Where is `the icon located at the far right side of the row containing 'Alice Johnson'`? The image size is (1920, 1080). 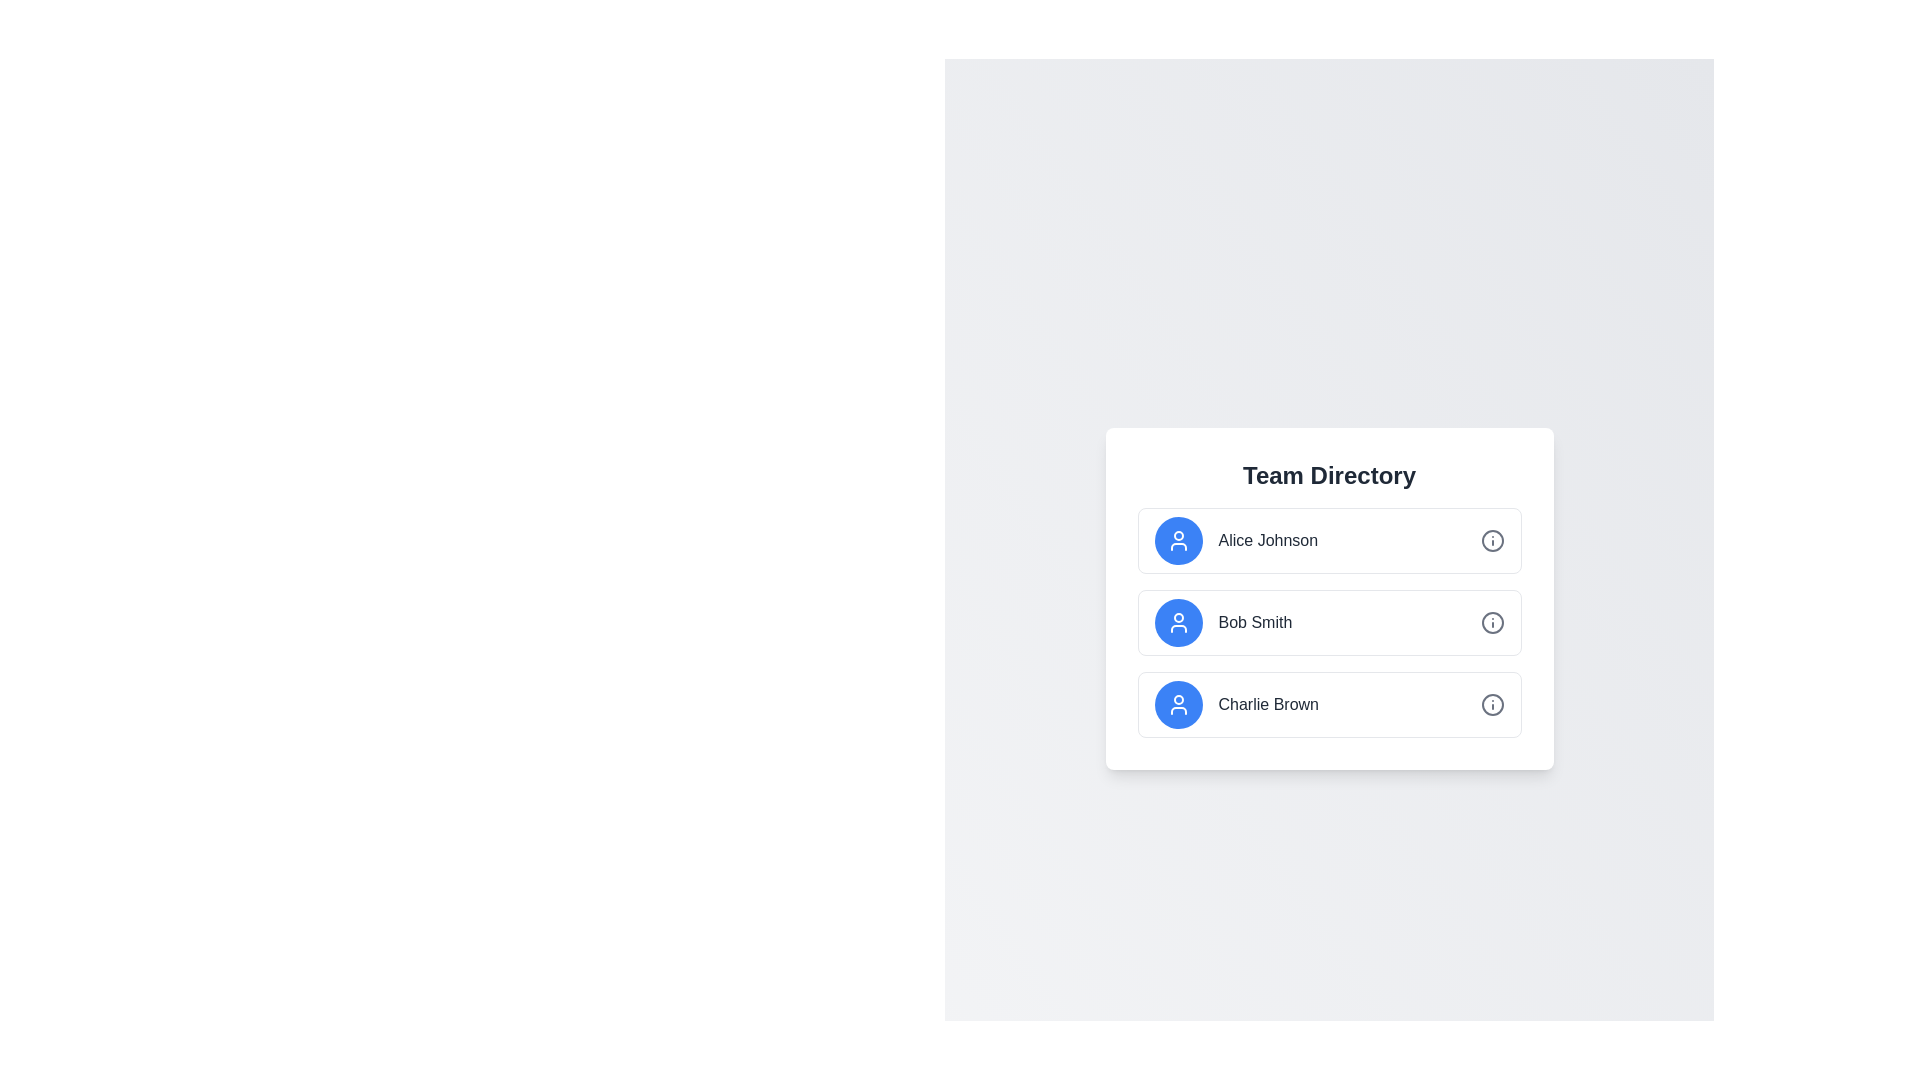 the icon located at the far right side of the row containing 'Alice Johnson' is located at coordinates (1492, 540).